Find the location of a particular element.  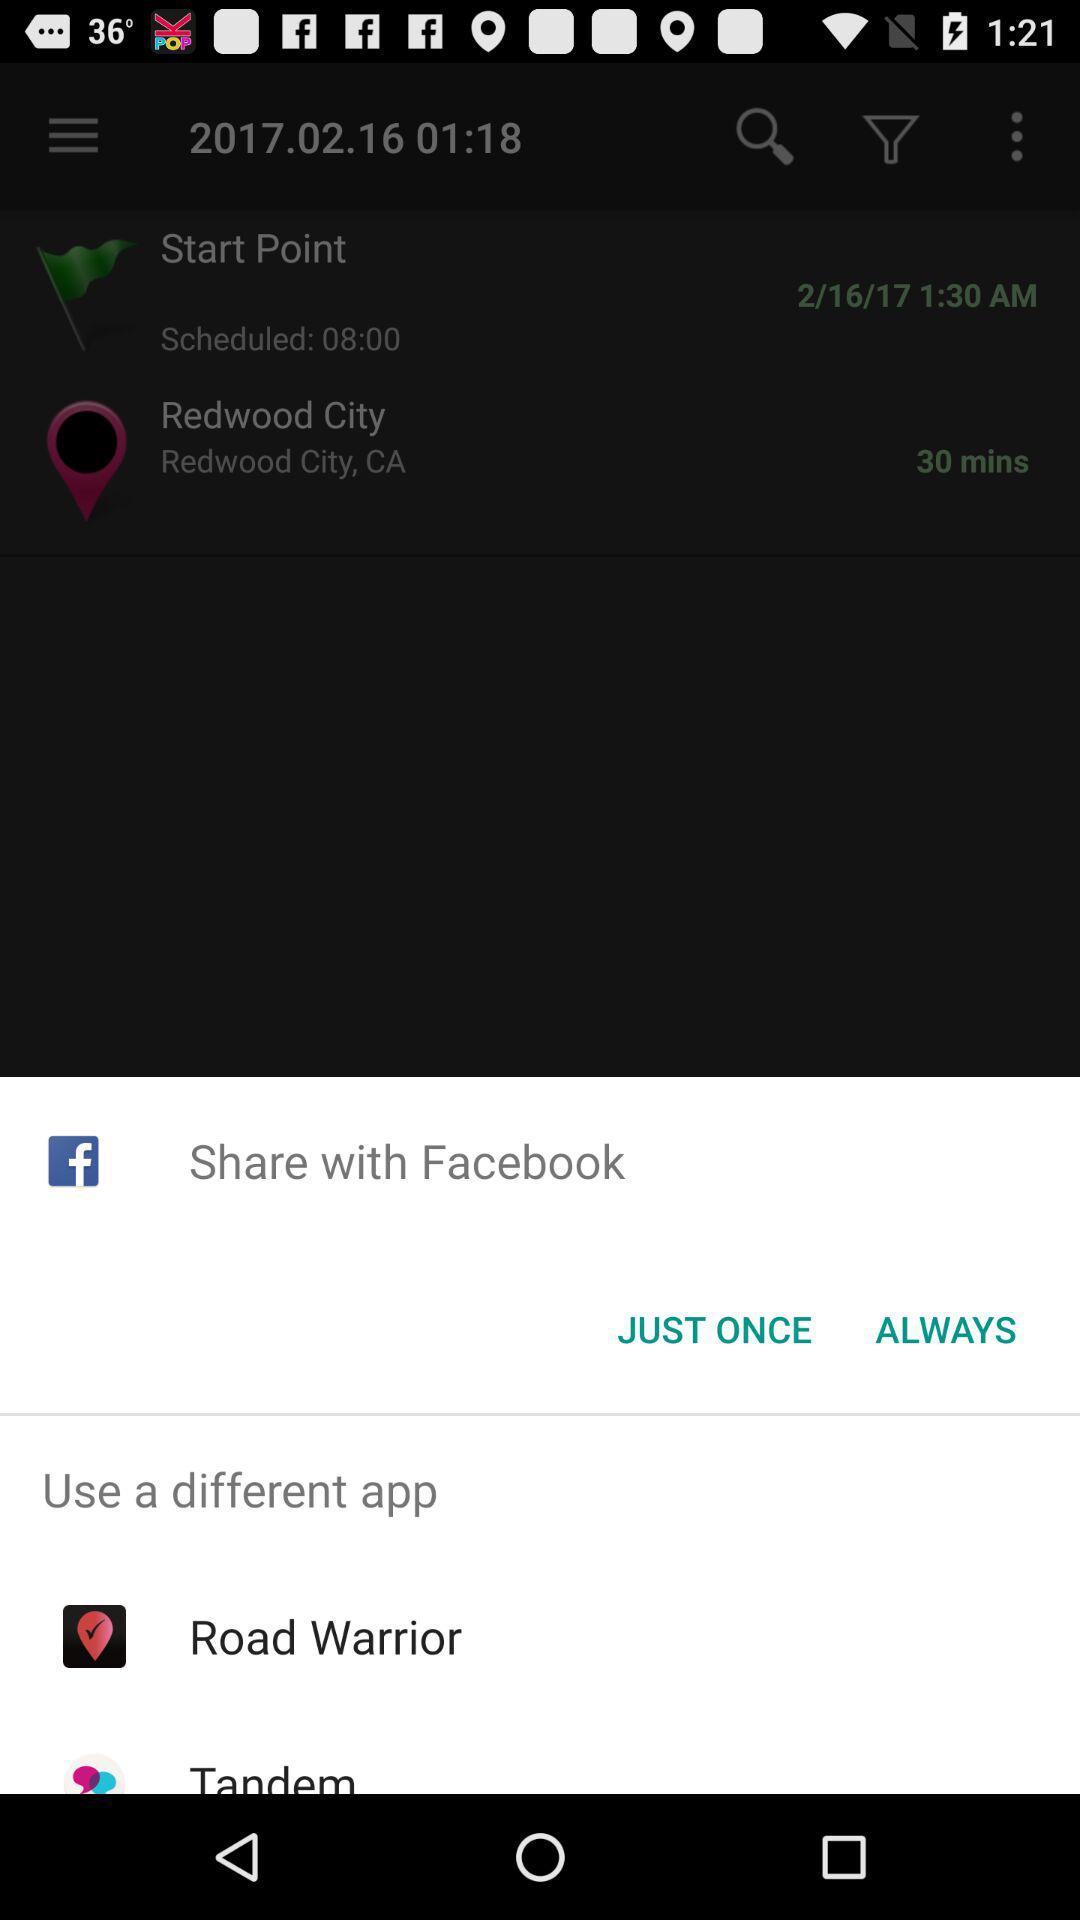

the item below use a different icon is located at coordinates (324, 1636).